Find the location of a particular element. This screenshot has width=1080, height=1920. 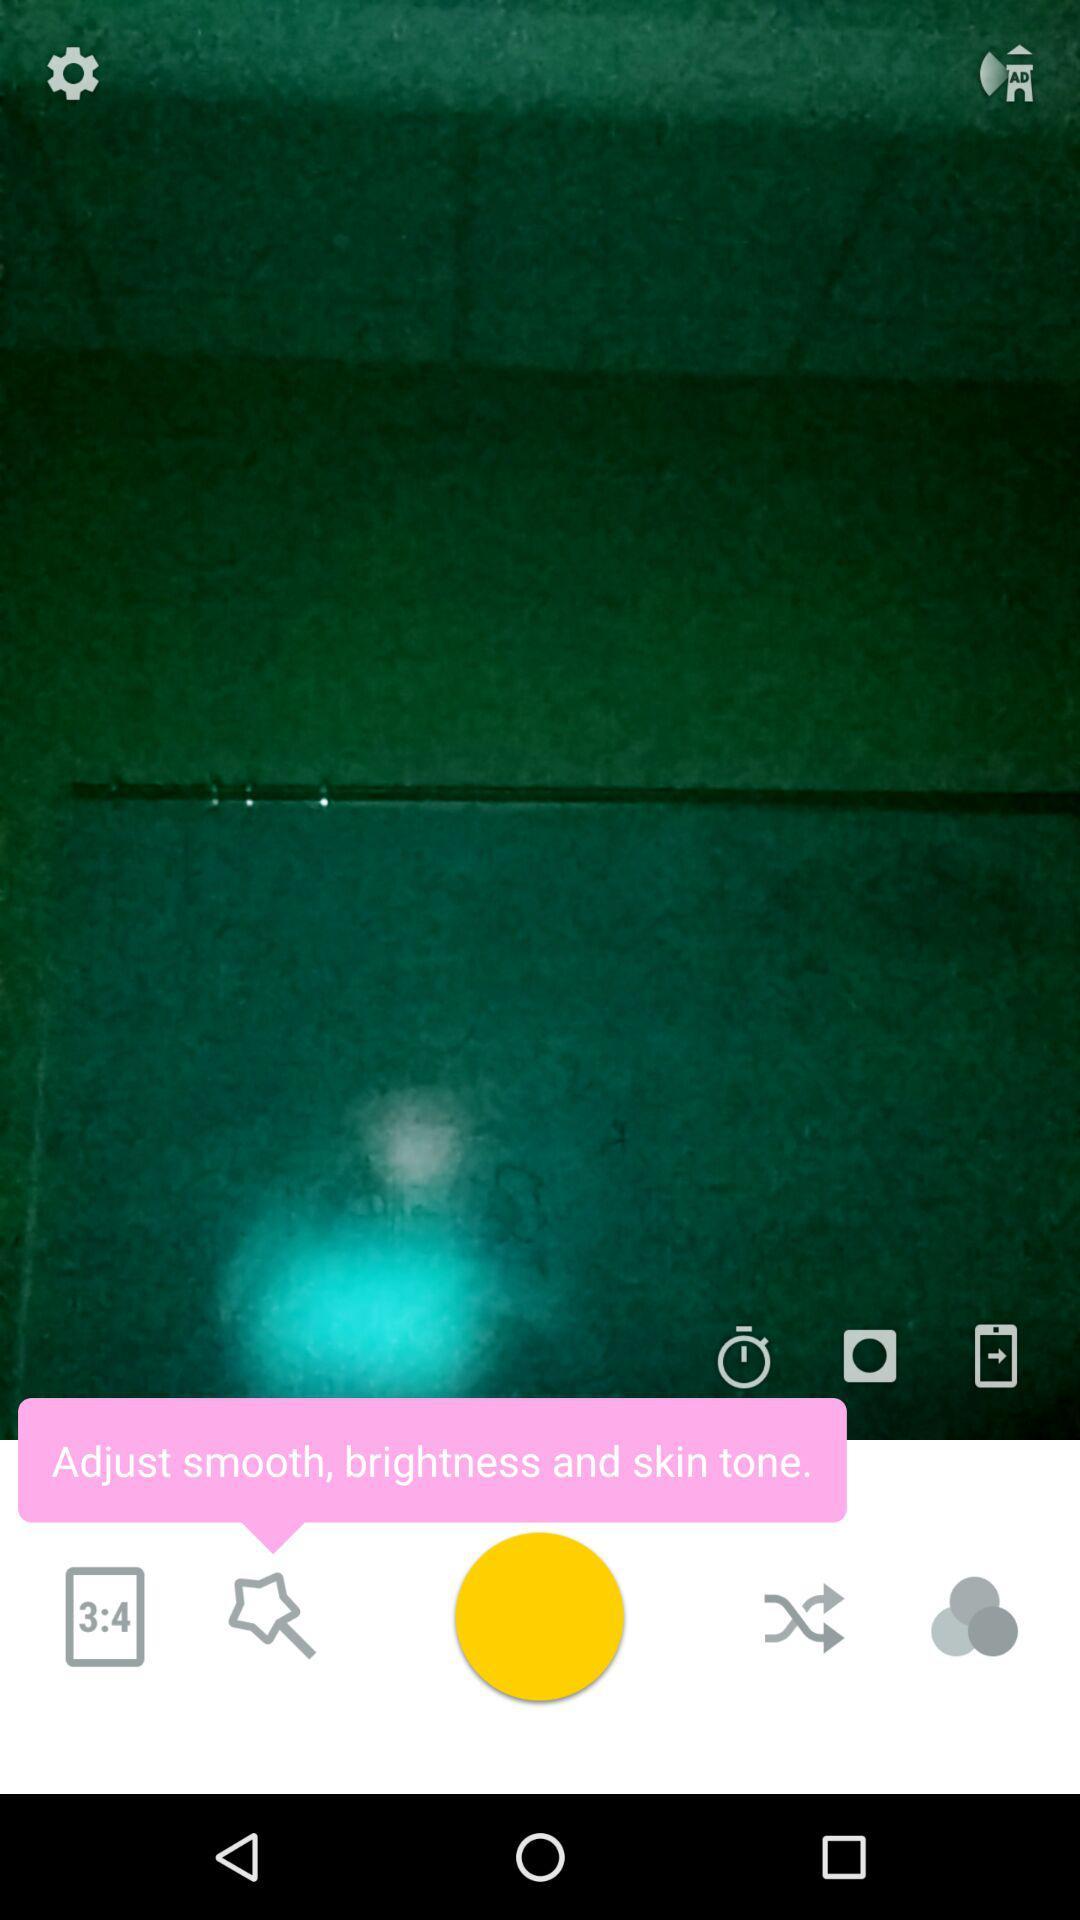

capture is located at coordinates (538, 1616).